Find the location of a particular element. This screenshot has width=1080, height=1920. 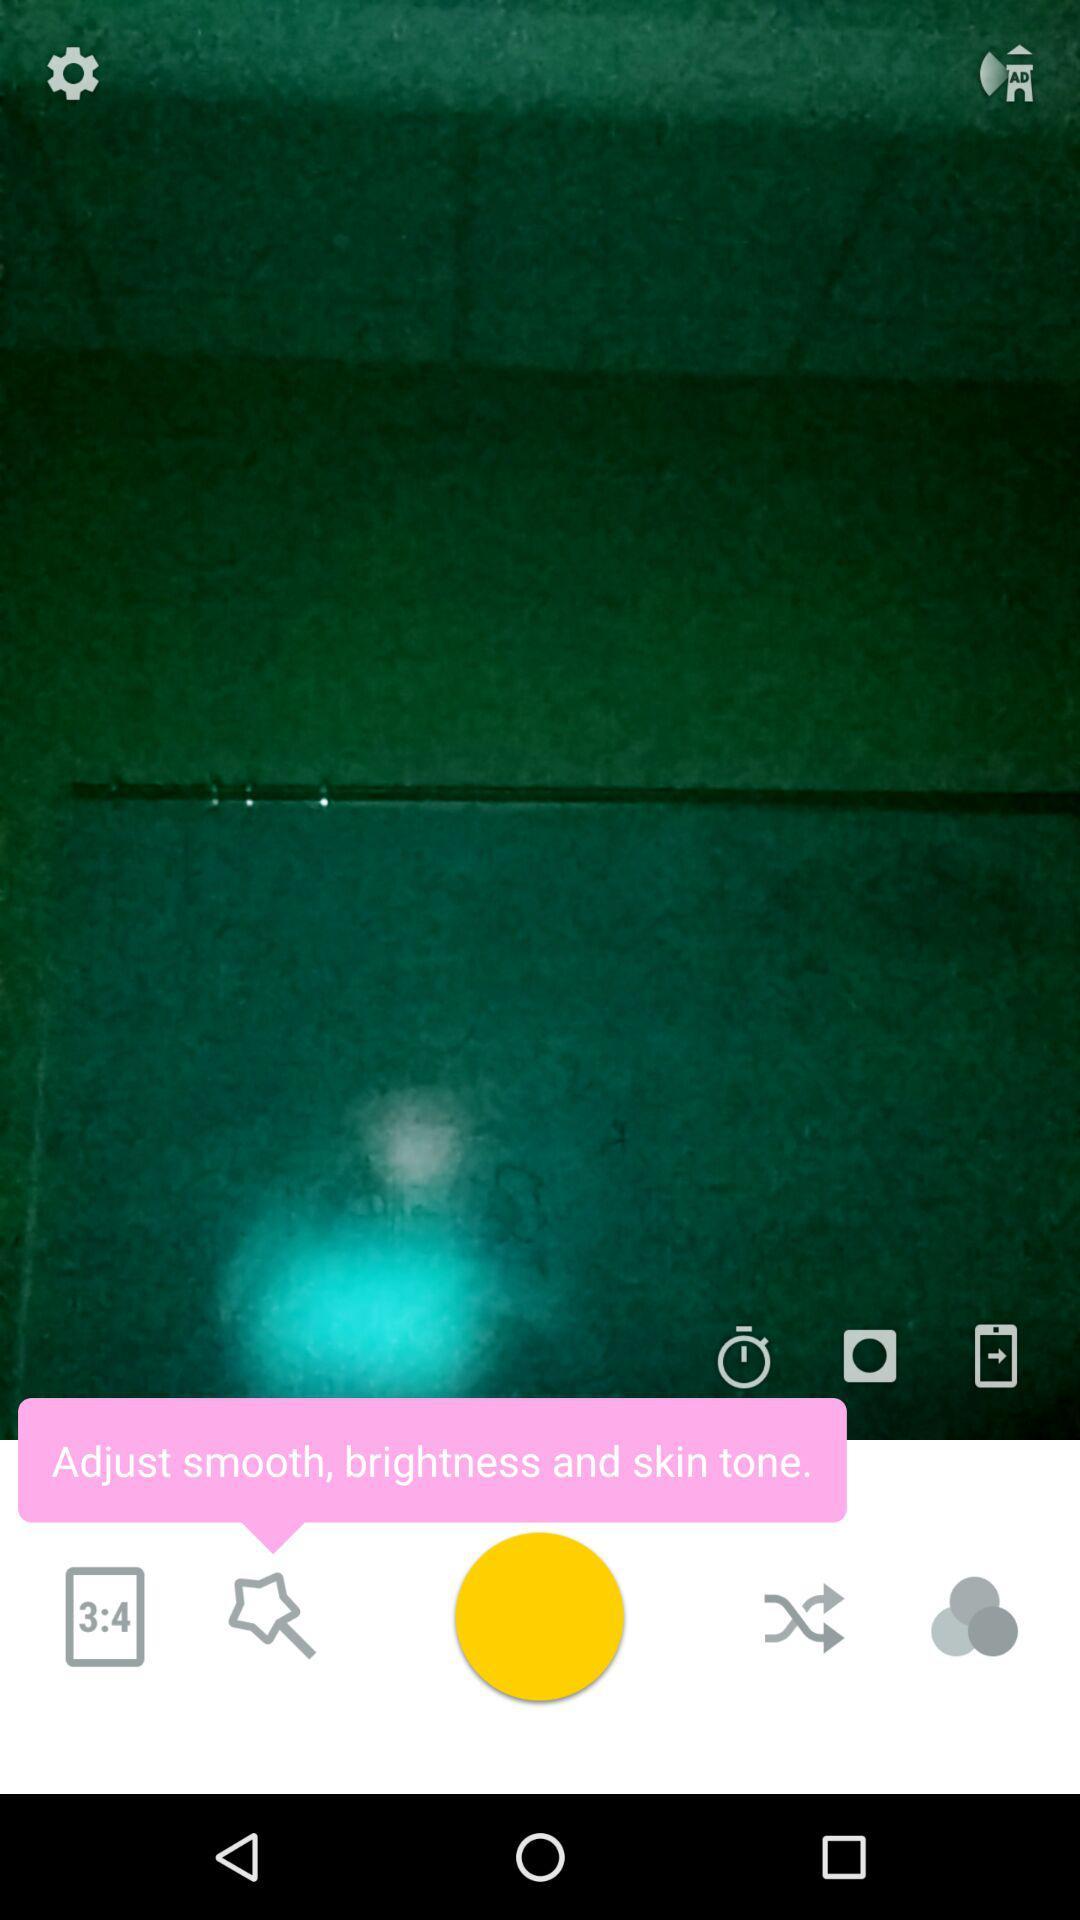

capture is located at coordinates (538, 1616).